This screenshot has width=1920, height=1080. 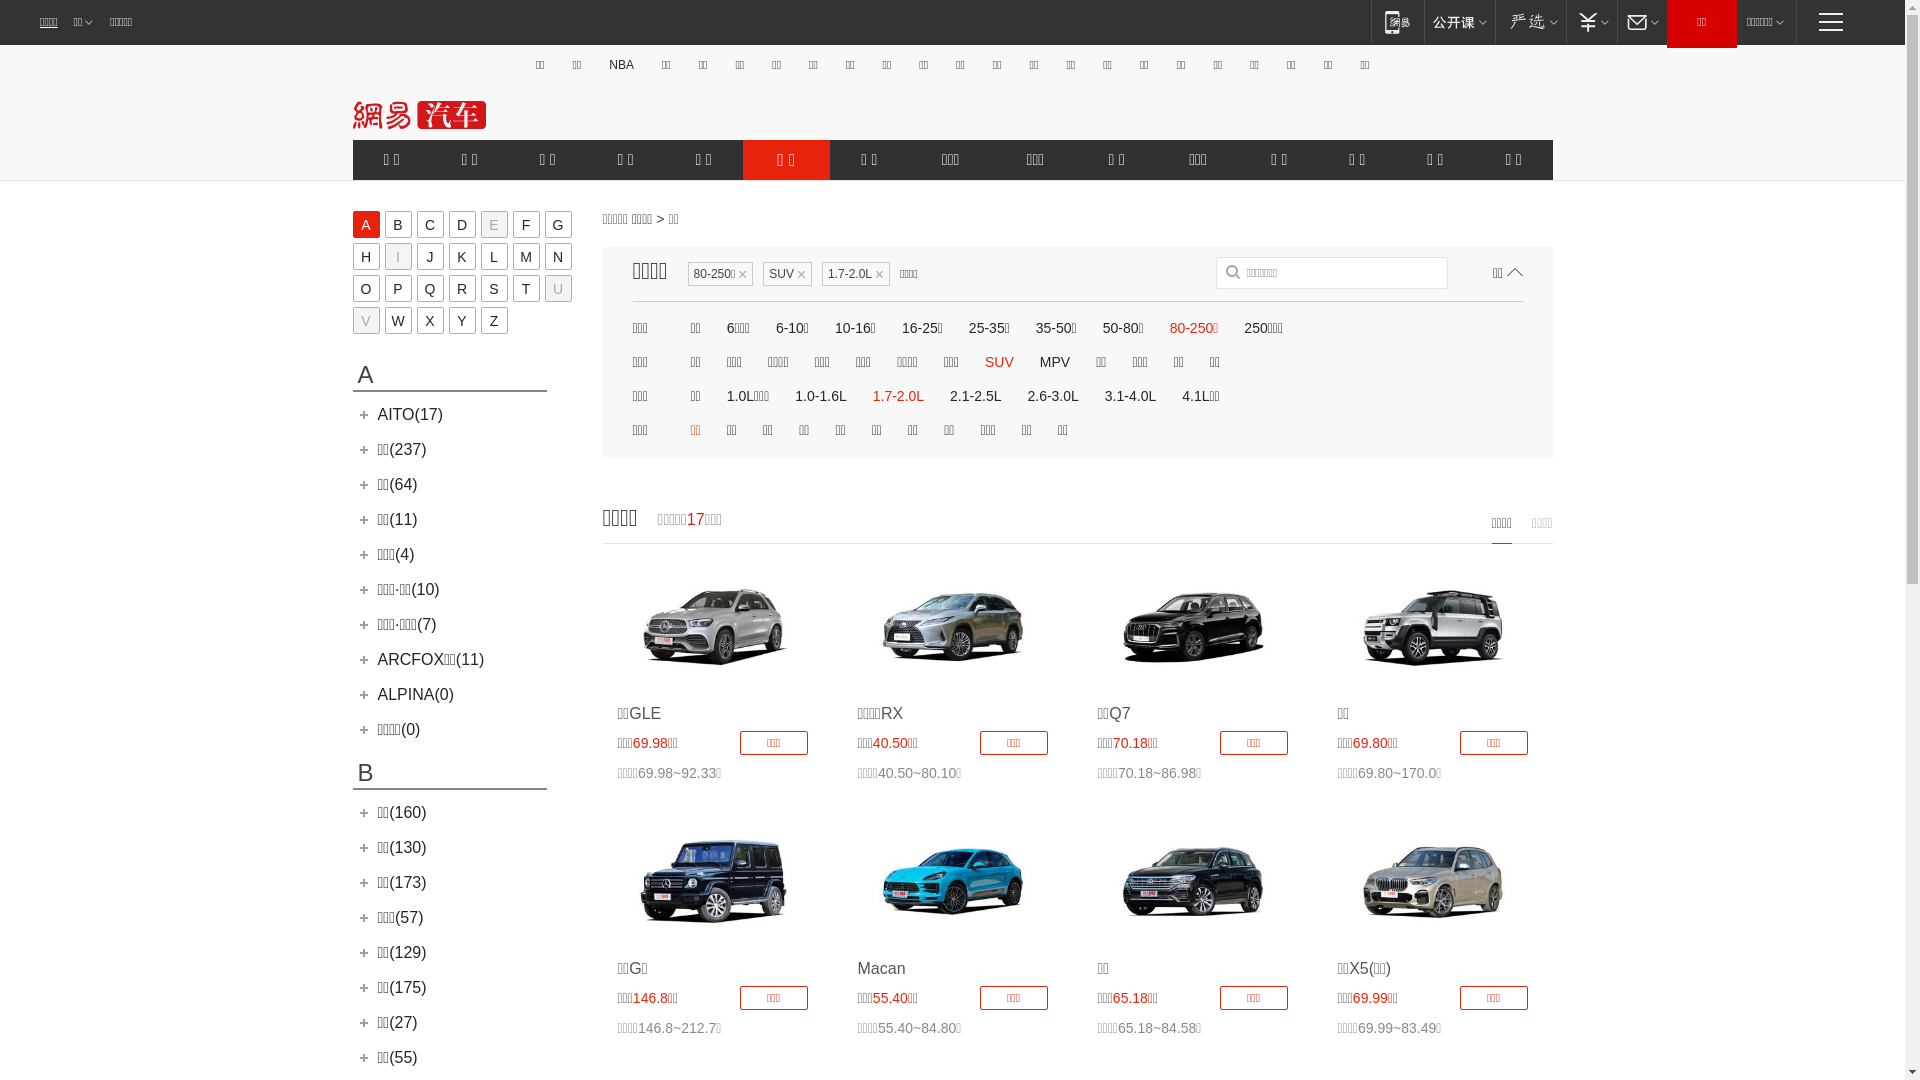 I want to click on 'B', so click(x=397, y=224).